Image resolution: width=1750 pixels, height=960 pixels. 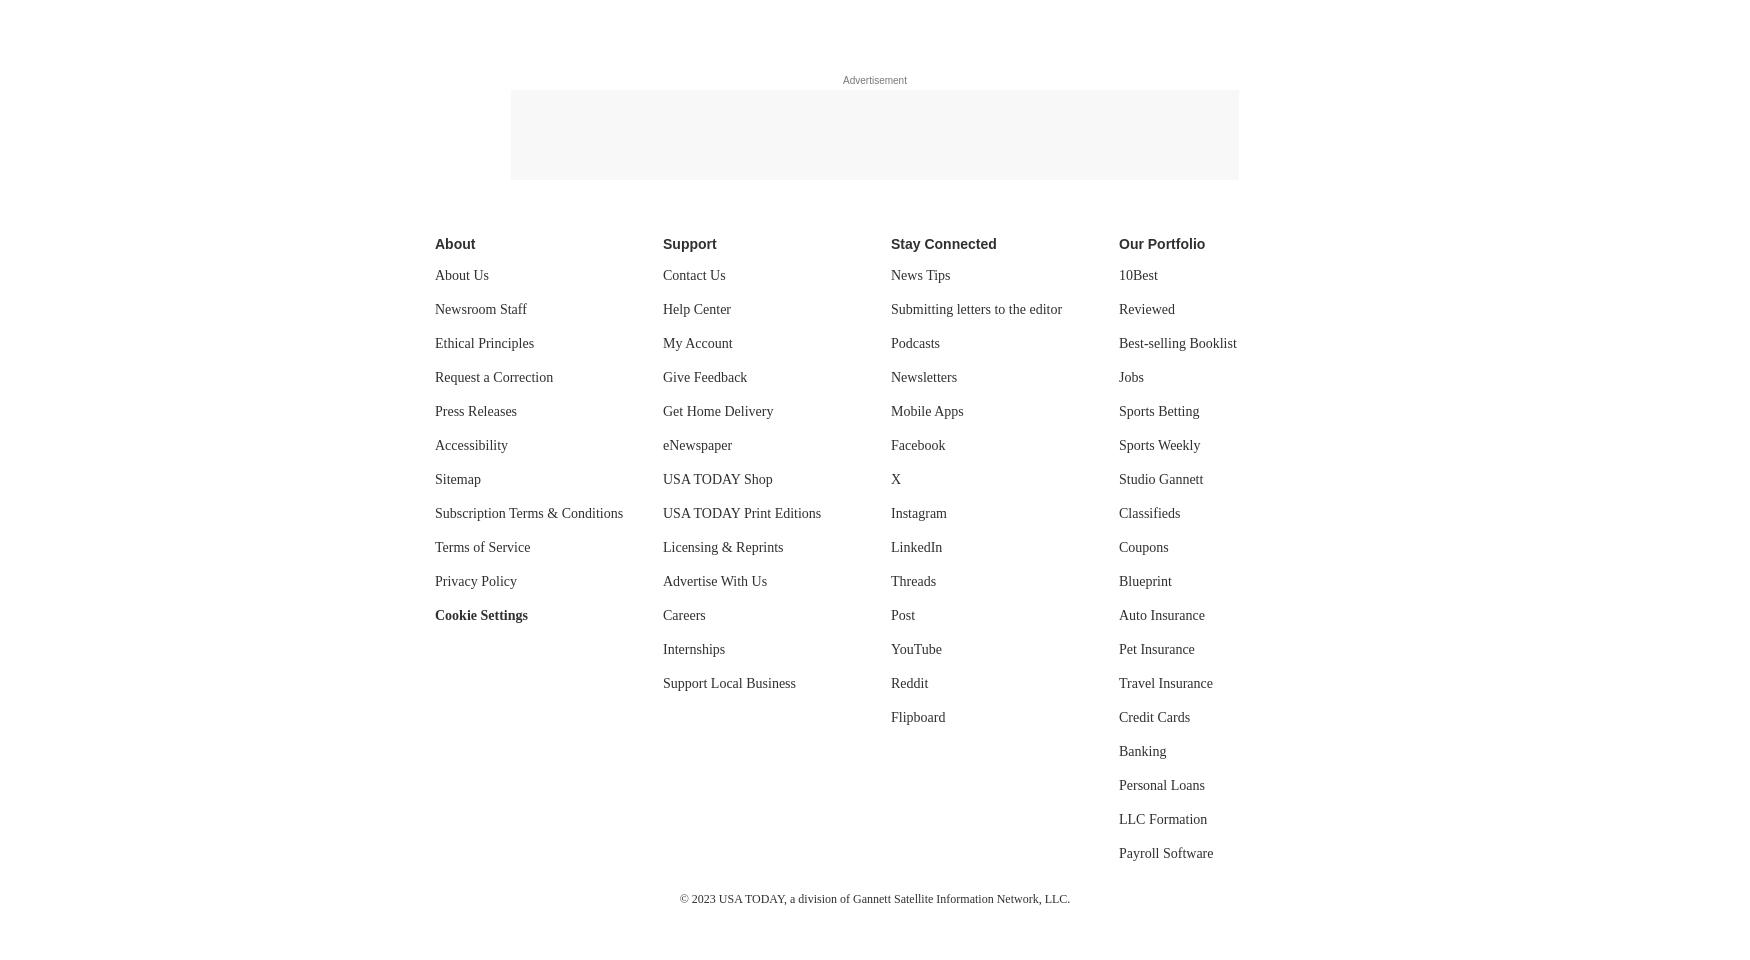 What do you see at coordinates (1142, 547) in the screenshot?
I see `'Coupons'` at bounding box center [1142, 547].